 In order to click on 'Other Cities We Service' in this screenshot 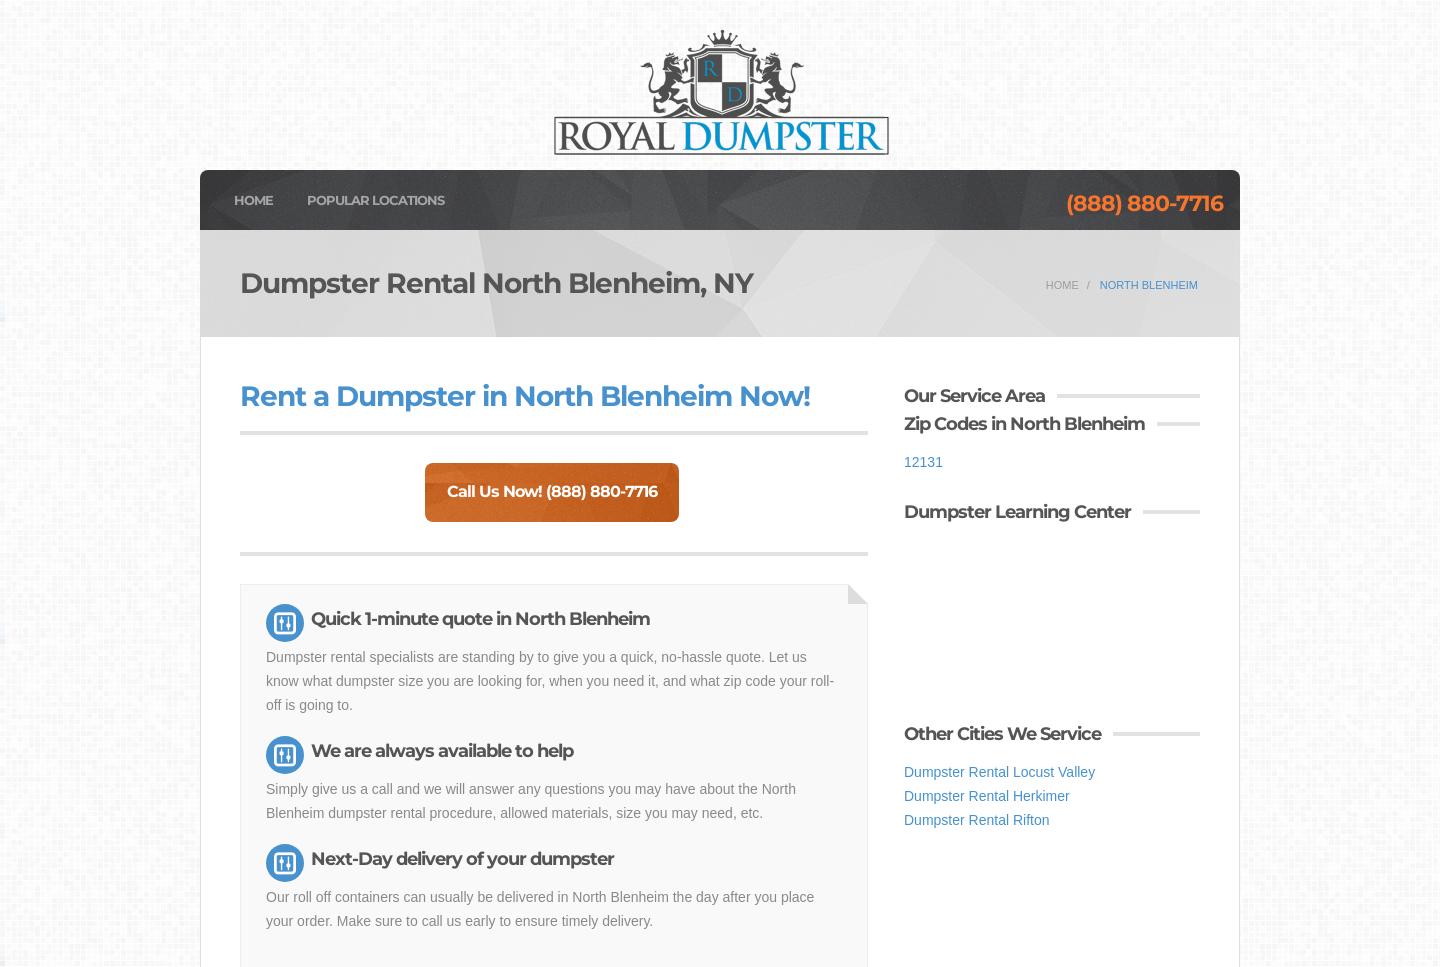, I will do `click(1001, 732)`.